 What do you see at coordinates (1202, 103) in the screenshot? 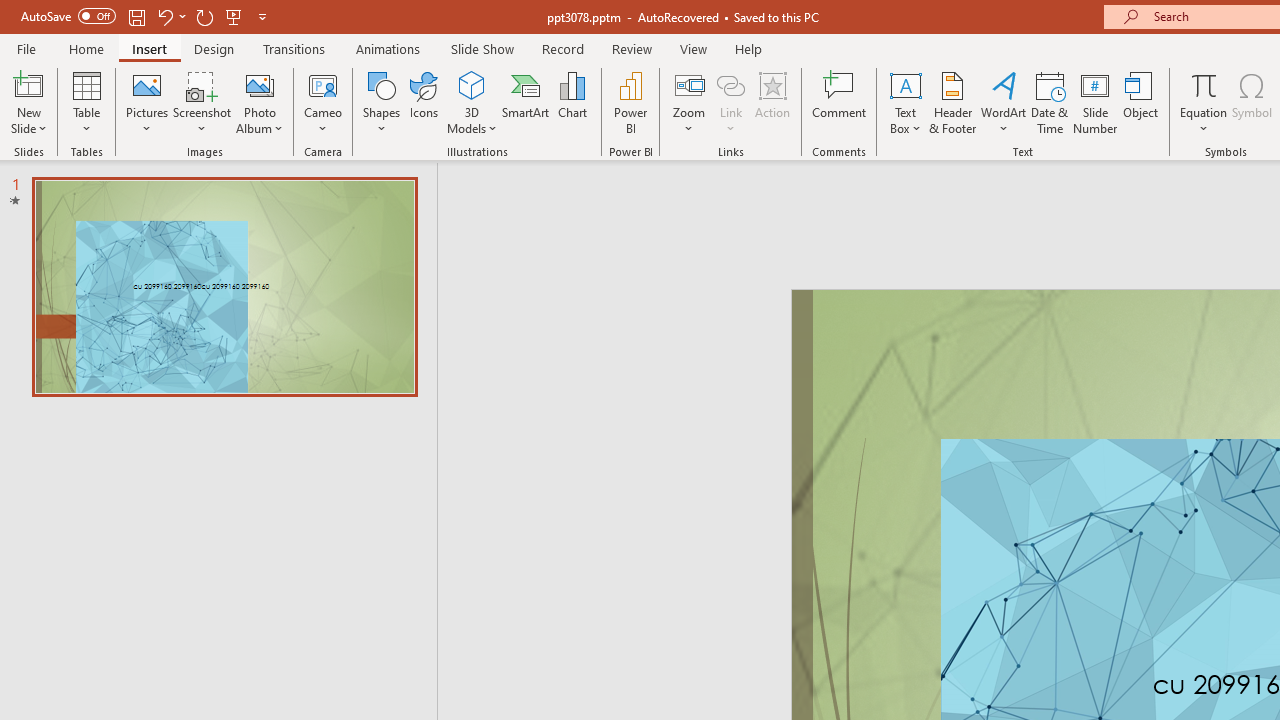
I see `'Equation'` at bounding box center [1202, 103].